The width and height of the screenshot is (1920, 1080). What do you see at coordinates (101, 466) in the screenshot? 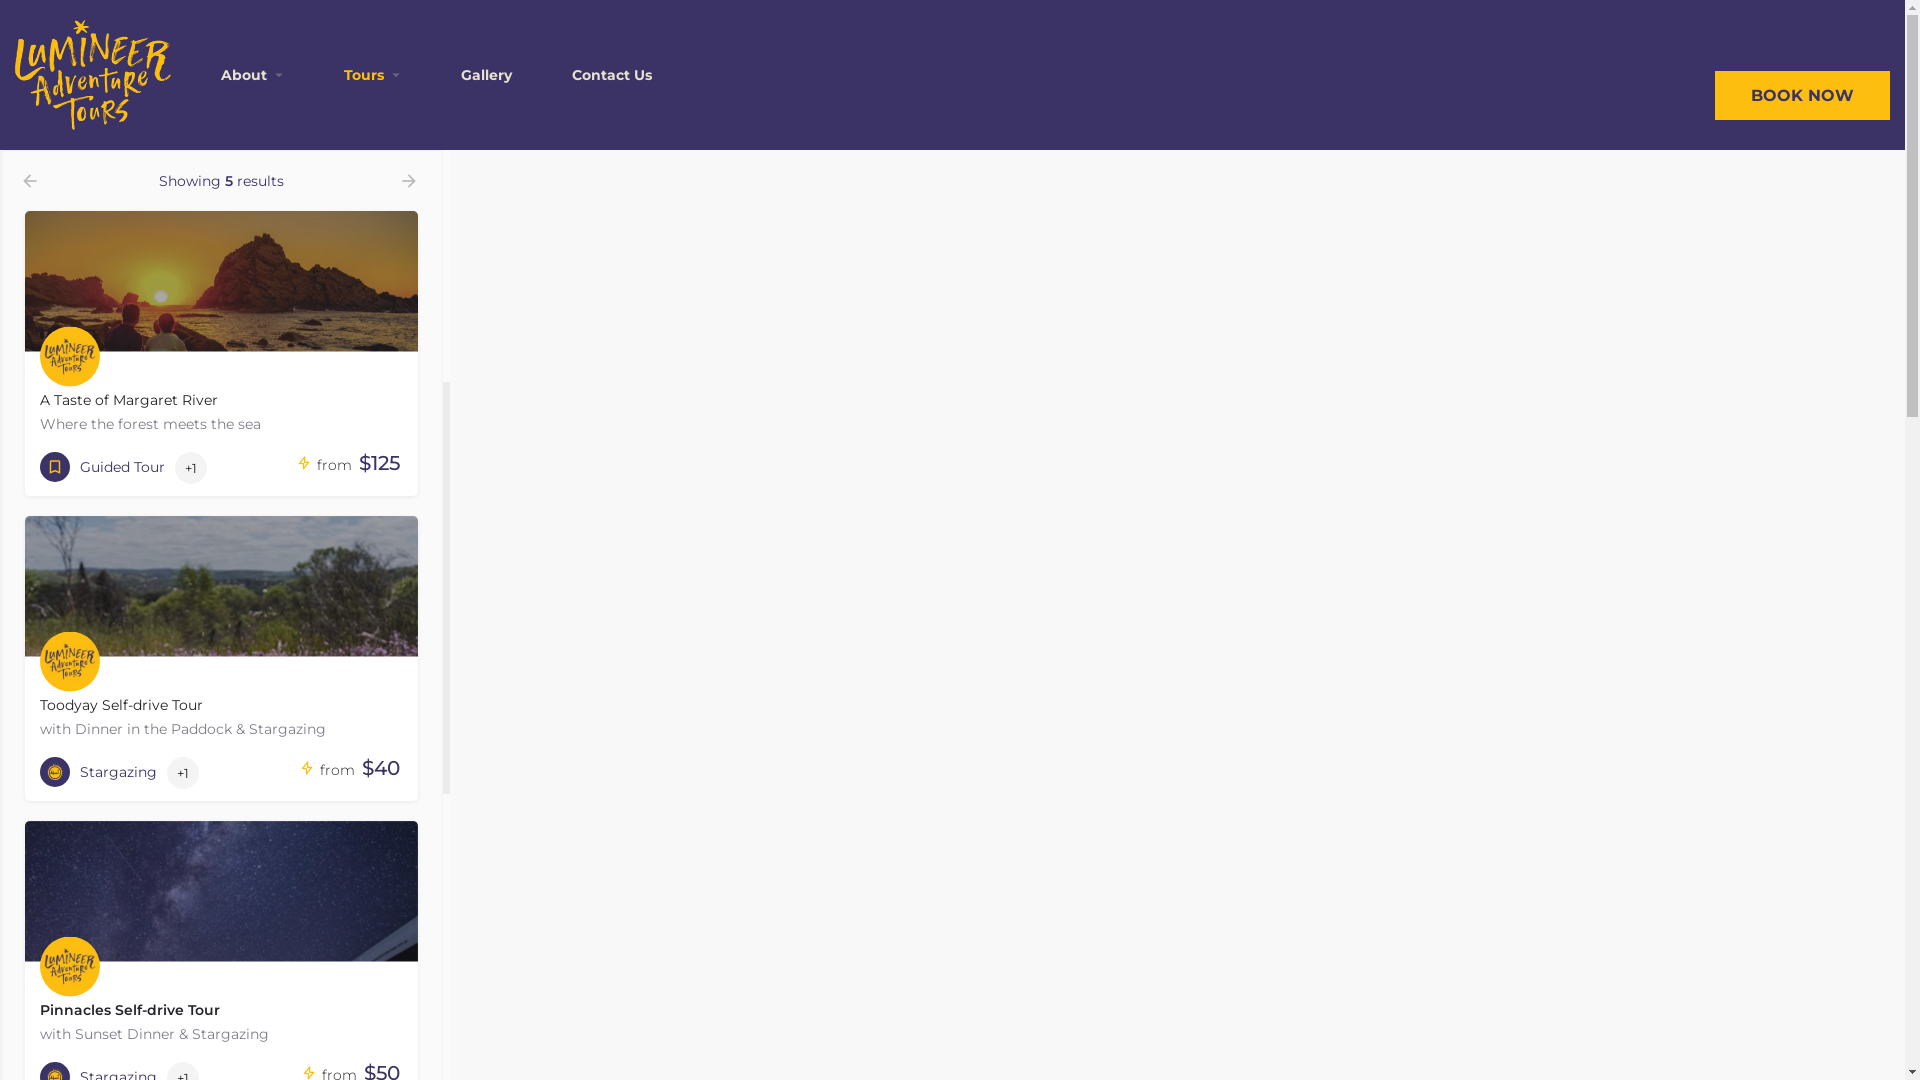
I see `'Guided Tour'` at bounding box center [101, 466].